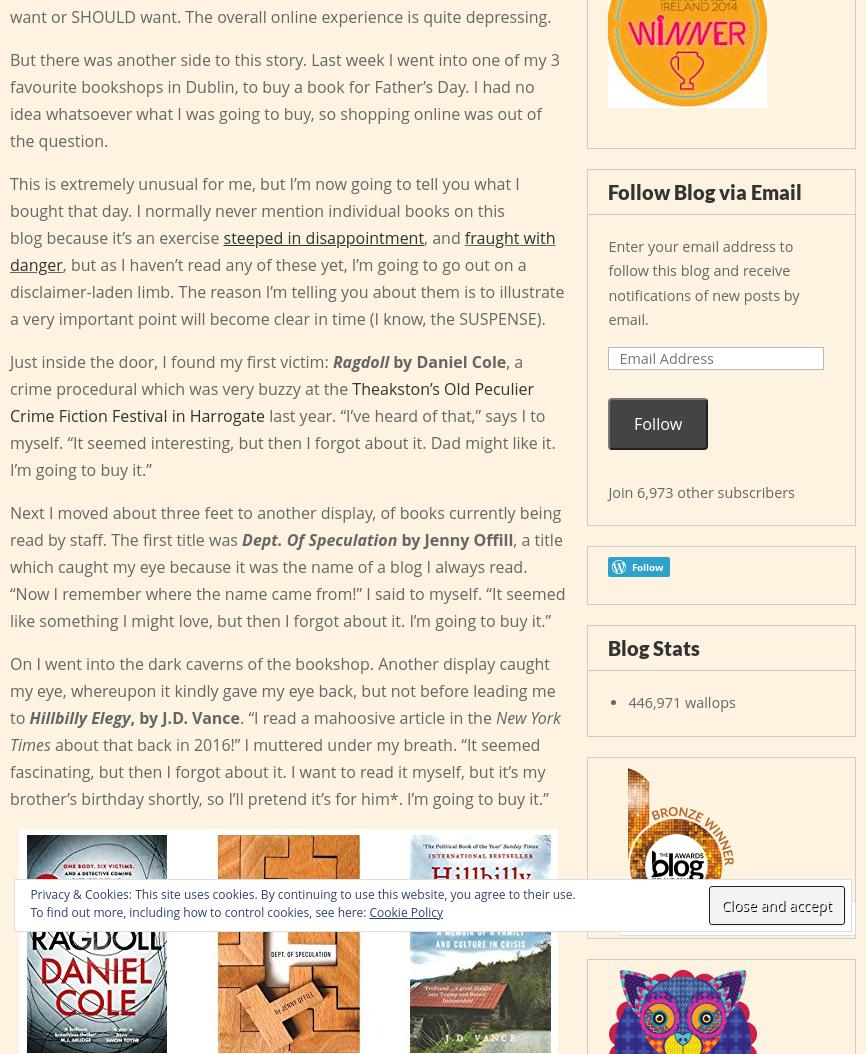 This screenshot has width=866, height=1054. I want to click on 'Ragdoll', so click(359, 360).